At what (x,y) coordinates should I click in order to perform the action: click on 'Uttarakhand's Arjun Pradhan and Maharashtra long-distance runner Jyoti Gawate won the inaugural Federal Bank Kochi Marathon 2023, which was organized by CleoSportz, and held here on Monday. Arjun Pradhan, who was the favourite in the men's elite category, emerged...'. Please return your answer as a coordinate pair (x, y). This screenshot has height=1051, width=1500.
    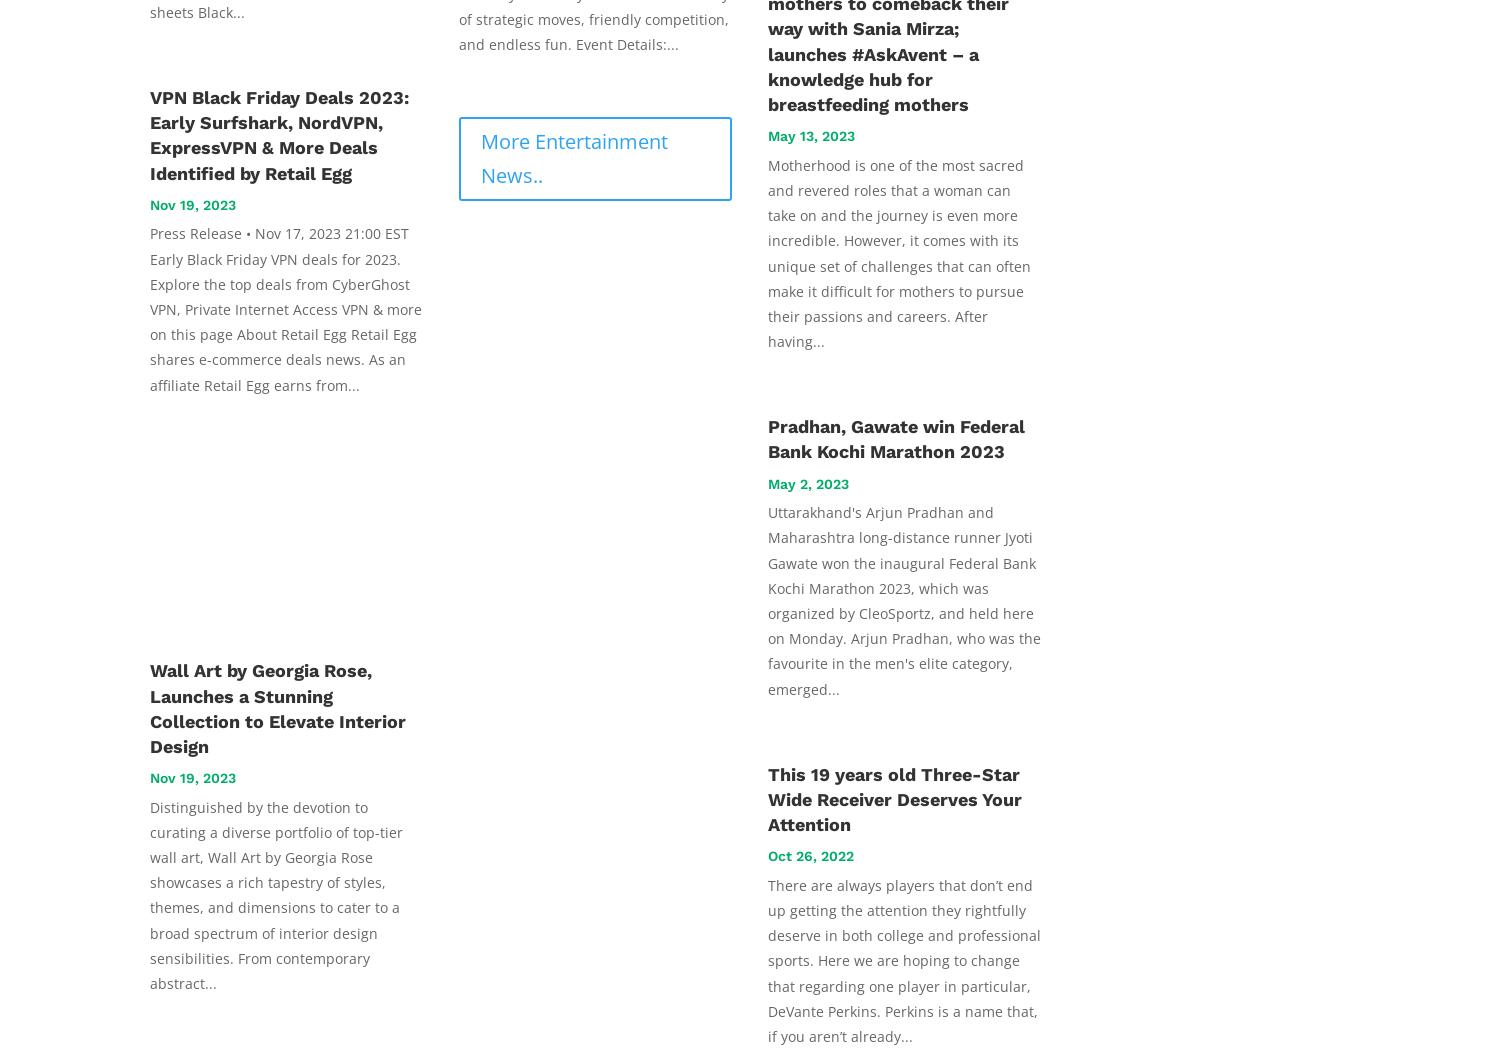
    Looking at the image, I should click on (904, 600).